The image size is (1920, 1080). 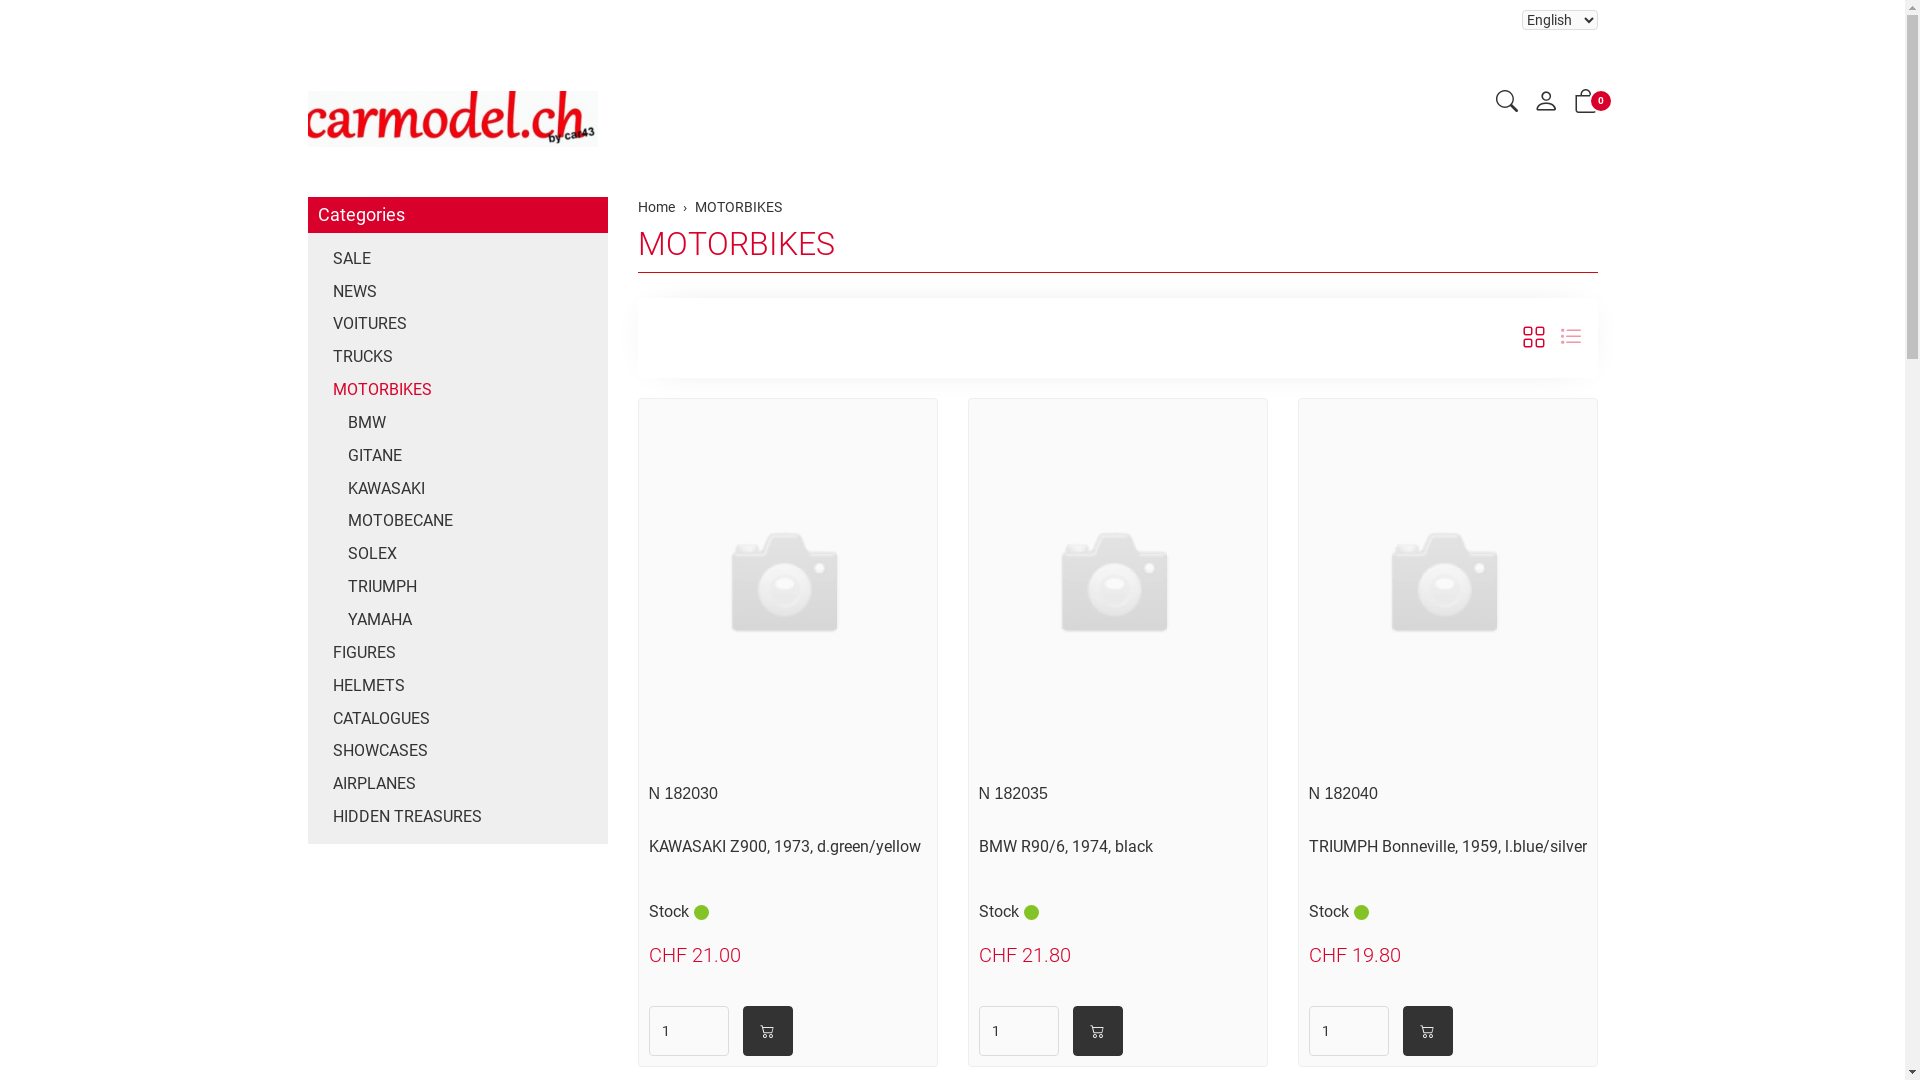 What do you see at coordinates (1116, 585) in the screenshot?
I see `'Click to see details'` at bounding box center [1116, 585].